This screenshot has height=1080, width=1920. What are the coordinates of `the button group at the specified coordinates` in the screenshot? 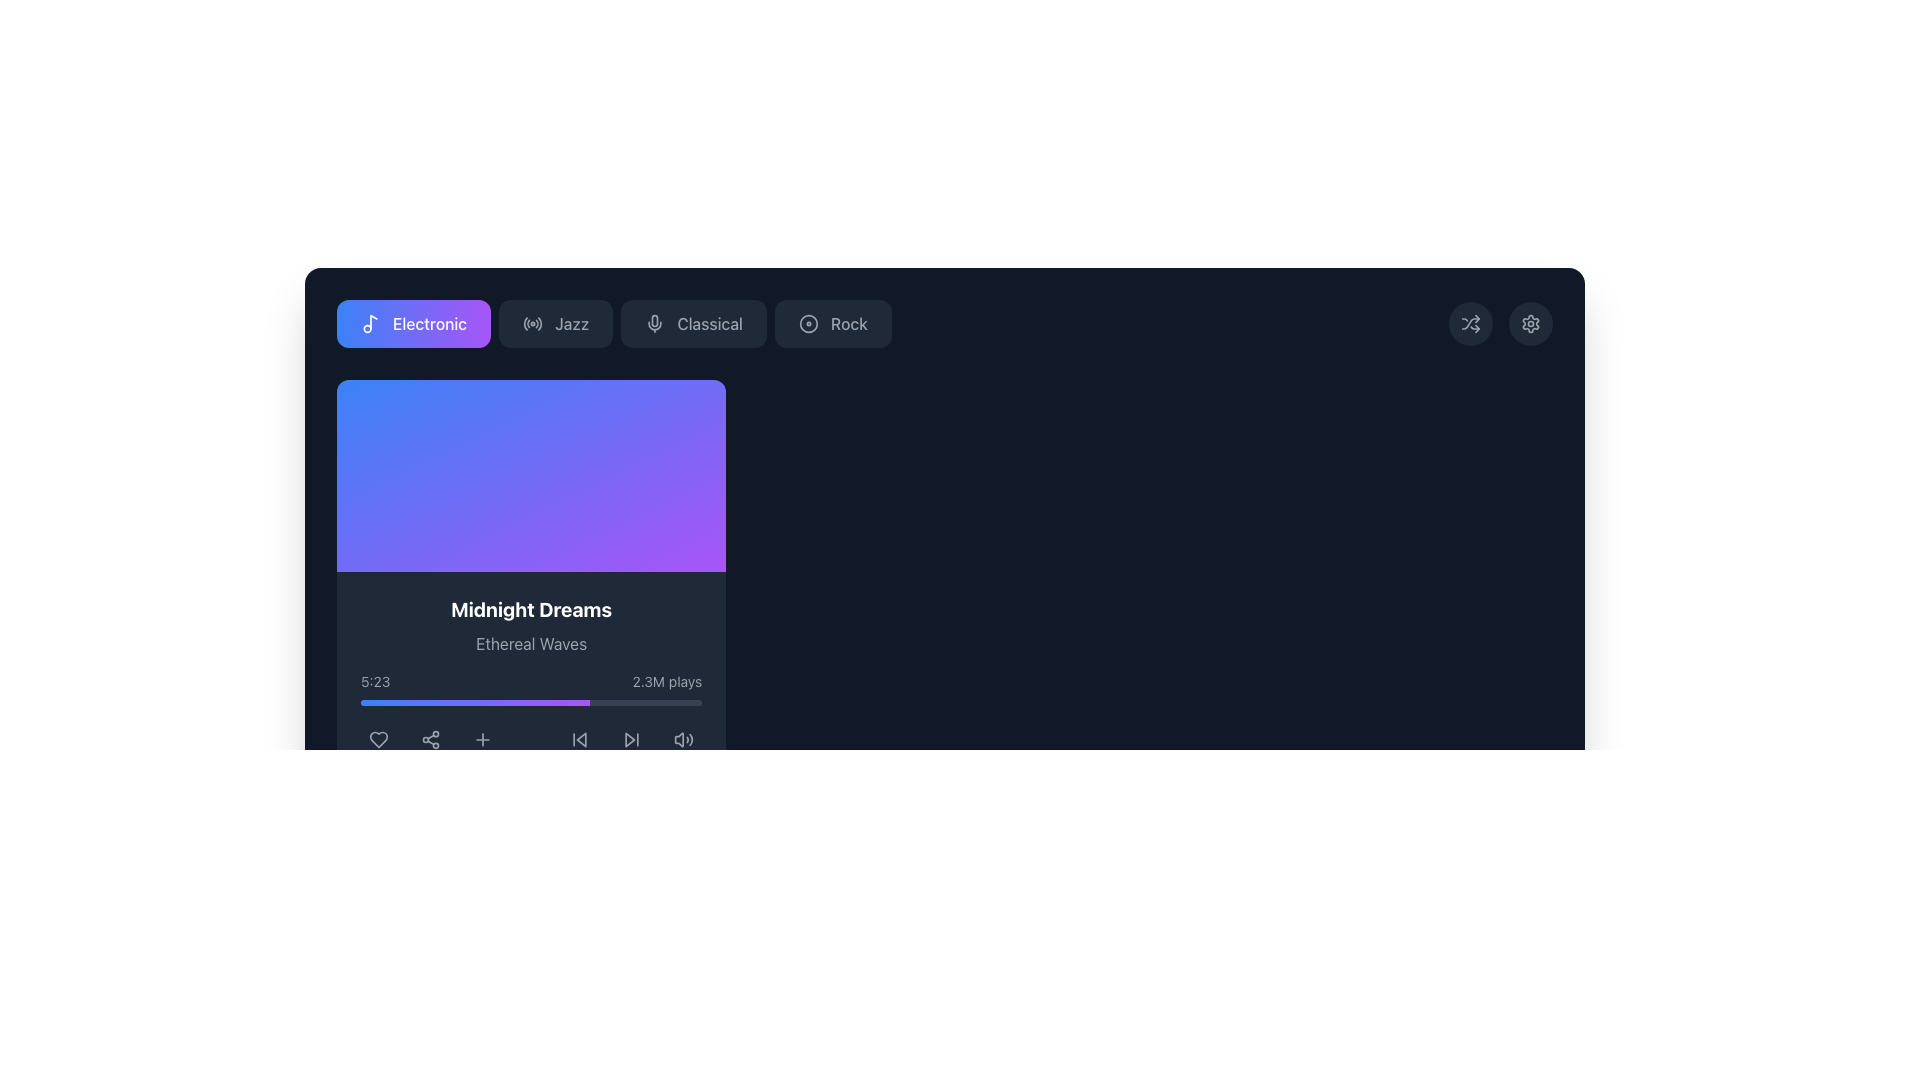 It's located at (613, 323).